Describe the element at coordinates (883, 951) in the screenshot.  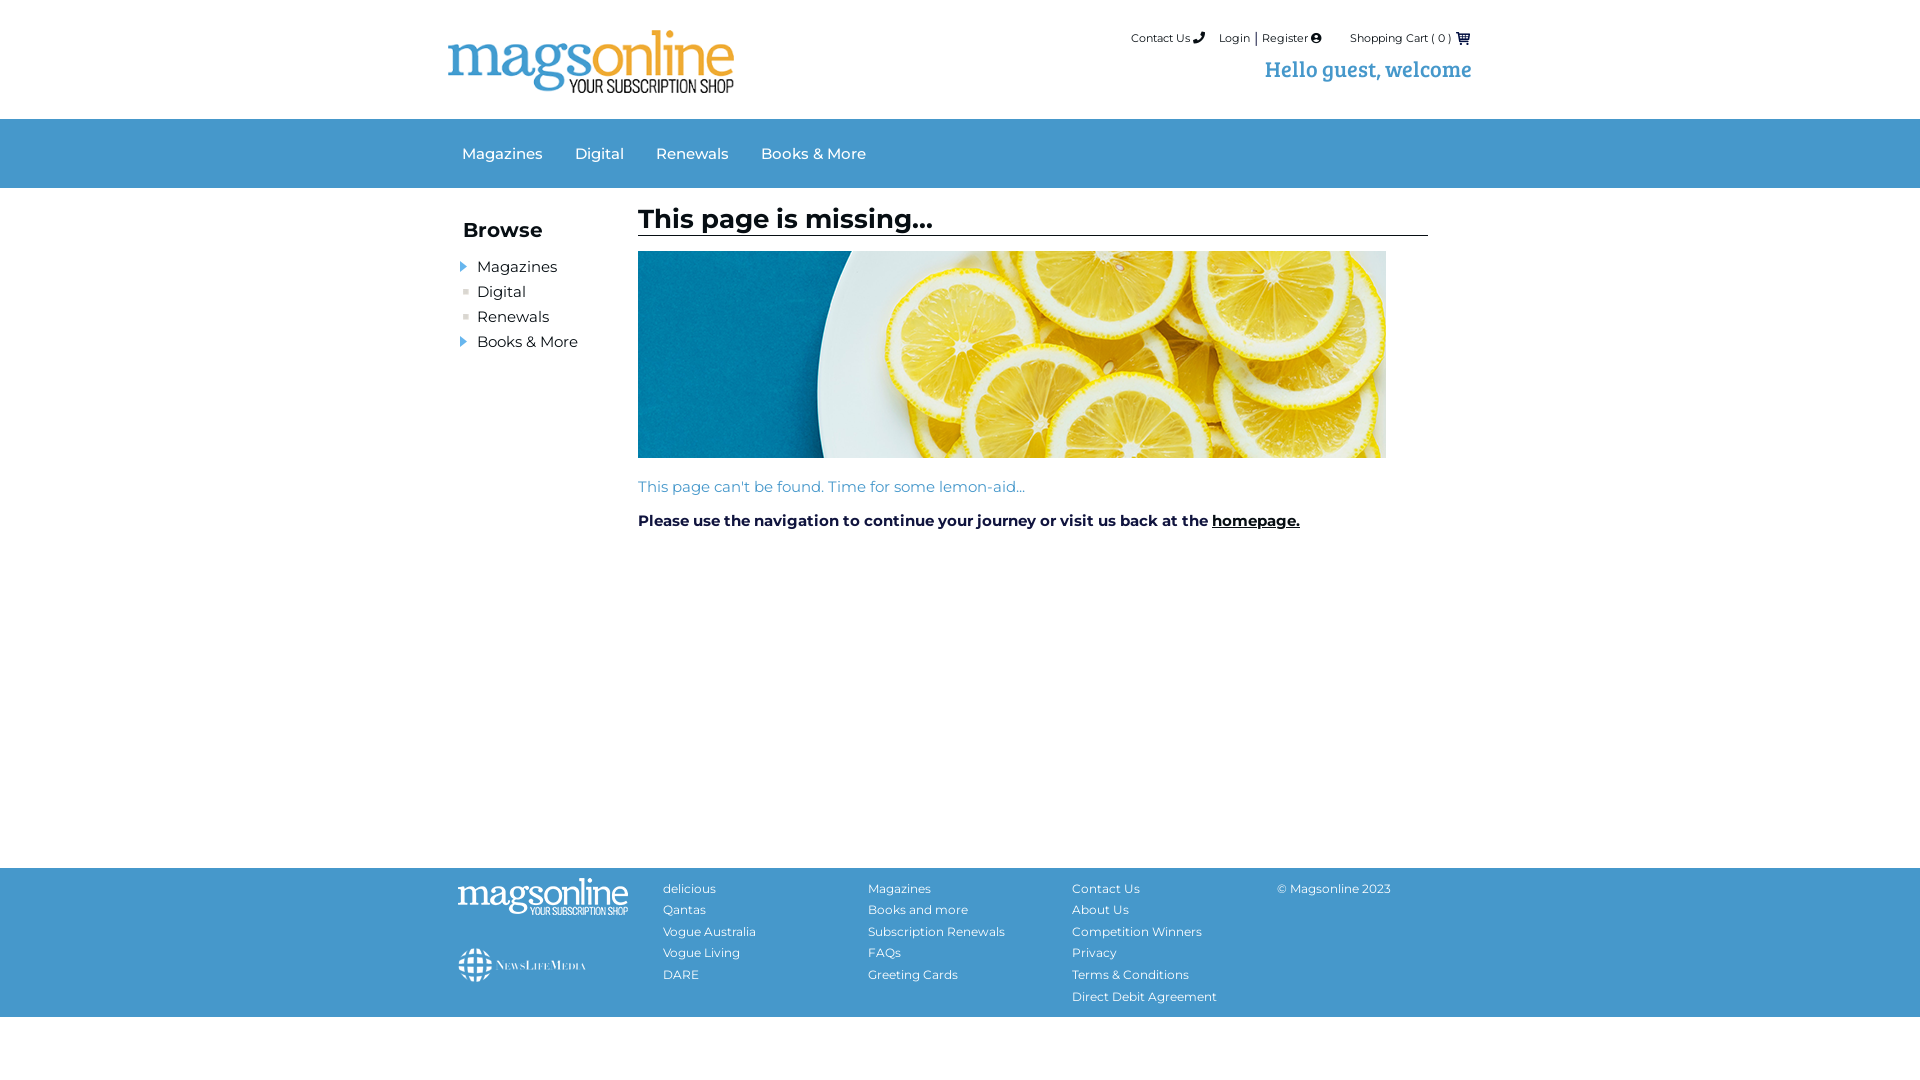
I see `'FAQs'` at that location.